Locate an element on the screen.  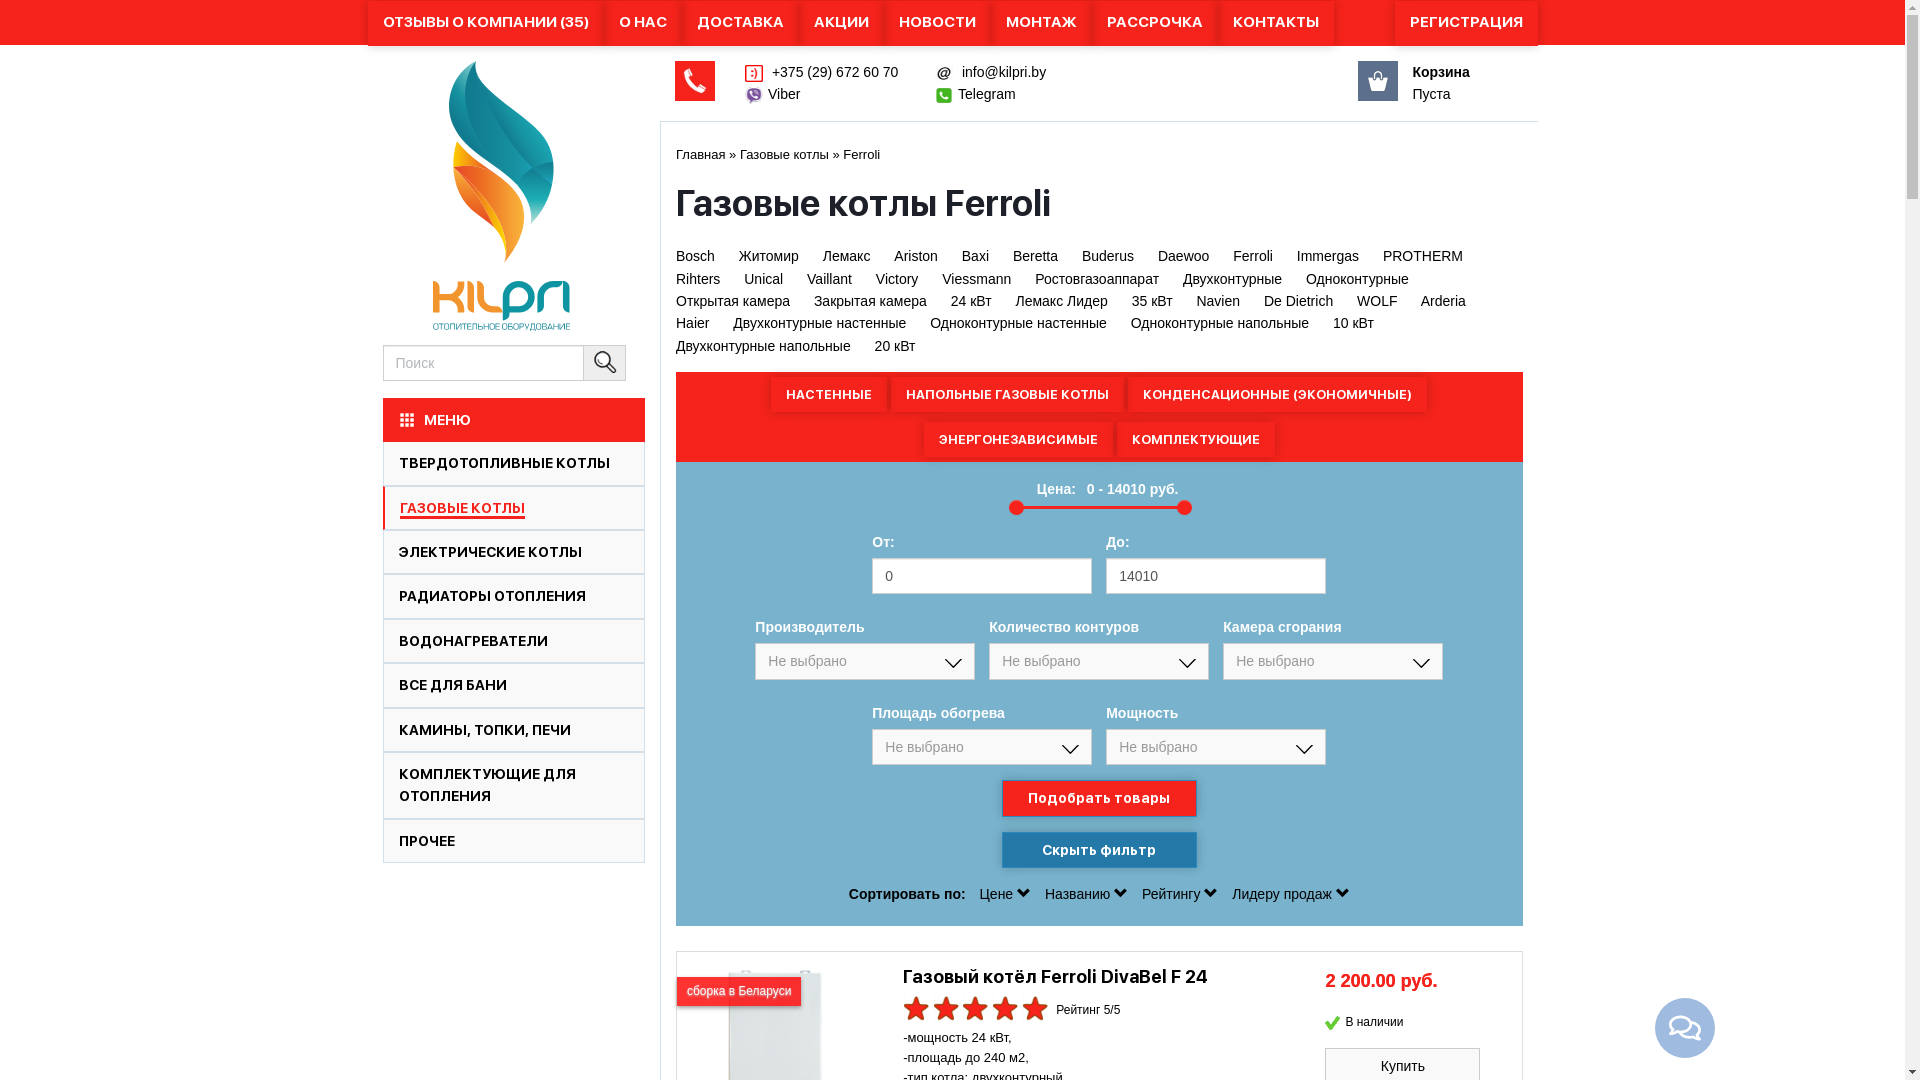
'Vaillant' is located at coordinates (829, 278).